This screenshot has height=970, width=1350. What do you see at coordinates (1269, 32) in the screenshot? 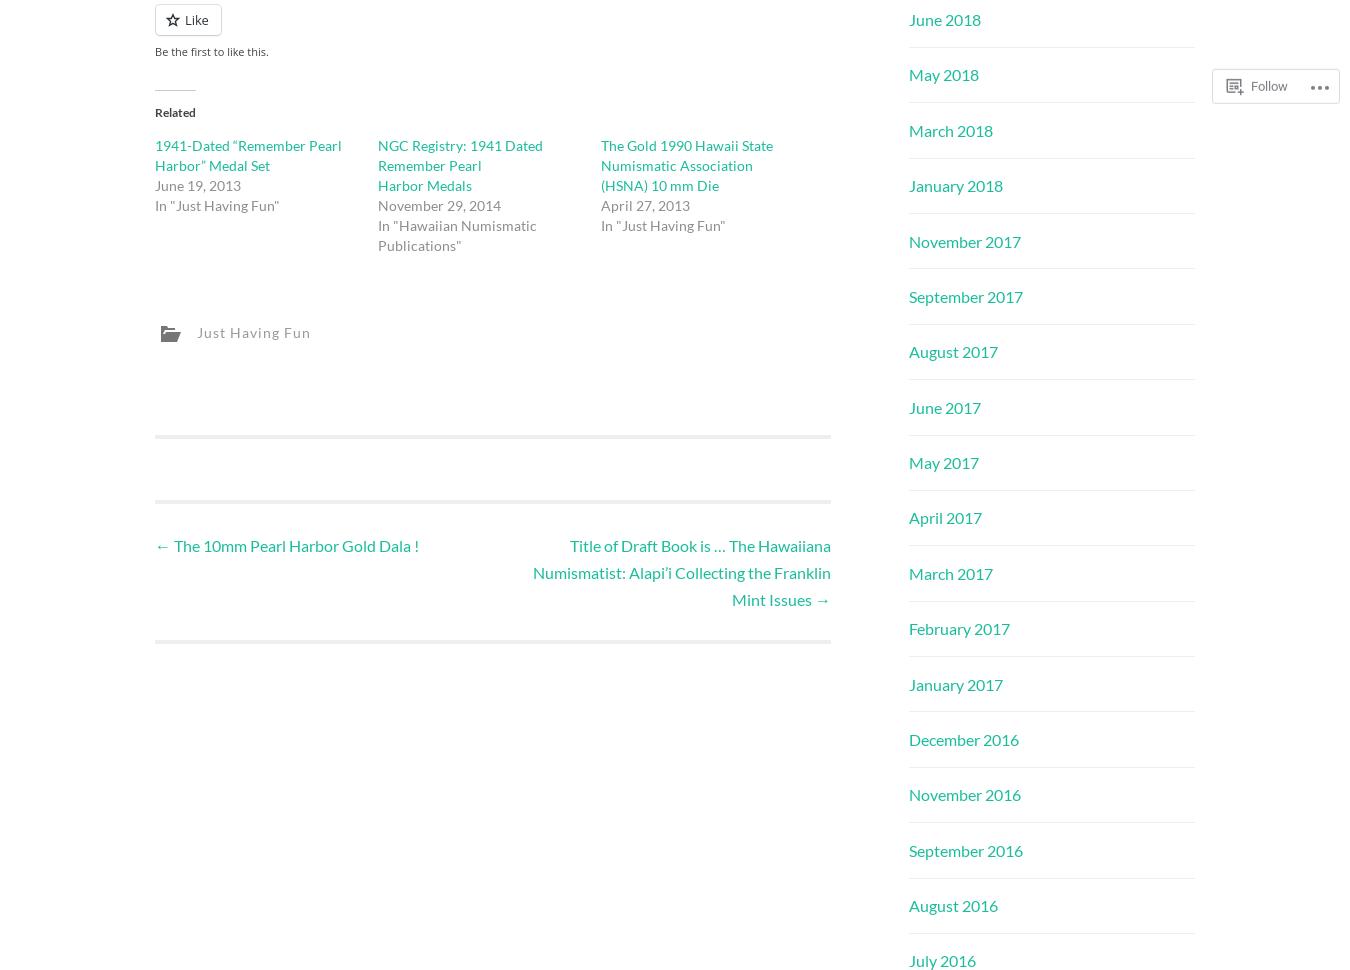
I see `'Follow'` at bounding box center [1269, 32].